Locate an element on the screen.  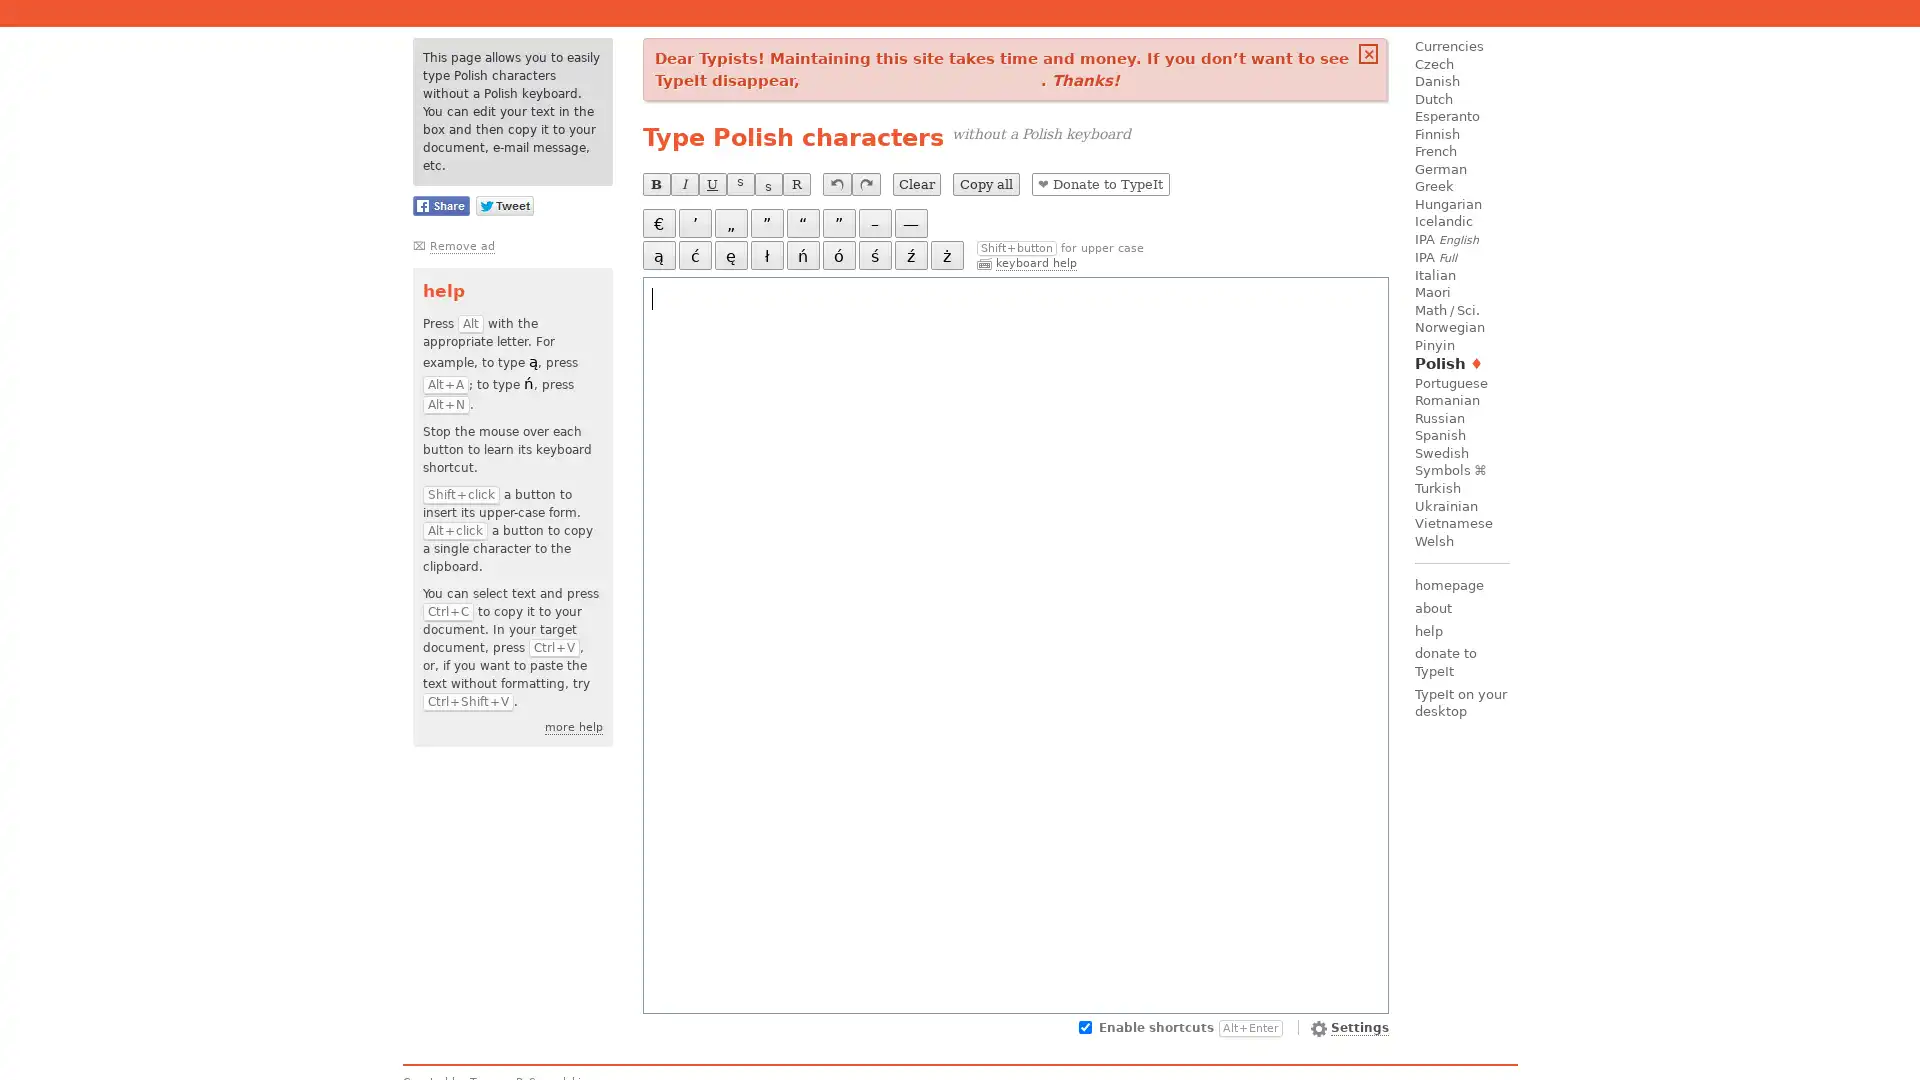
B is located at coordinates (656, 184).